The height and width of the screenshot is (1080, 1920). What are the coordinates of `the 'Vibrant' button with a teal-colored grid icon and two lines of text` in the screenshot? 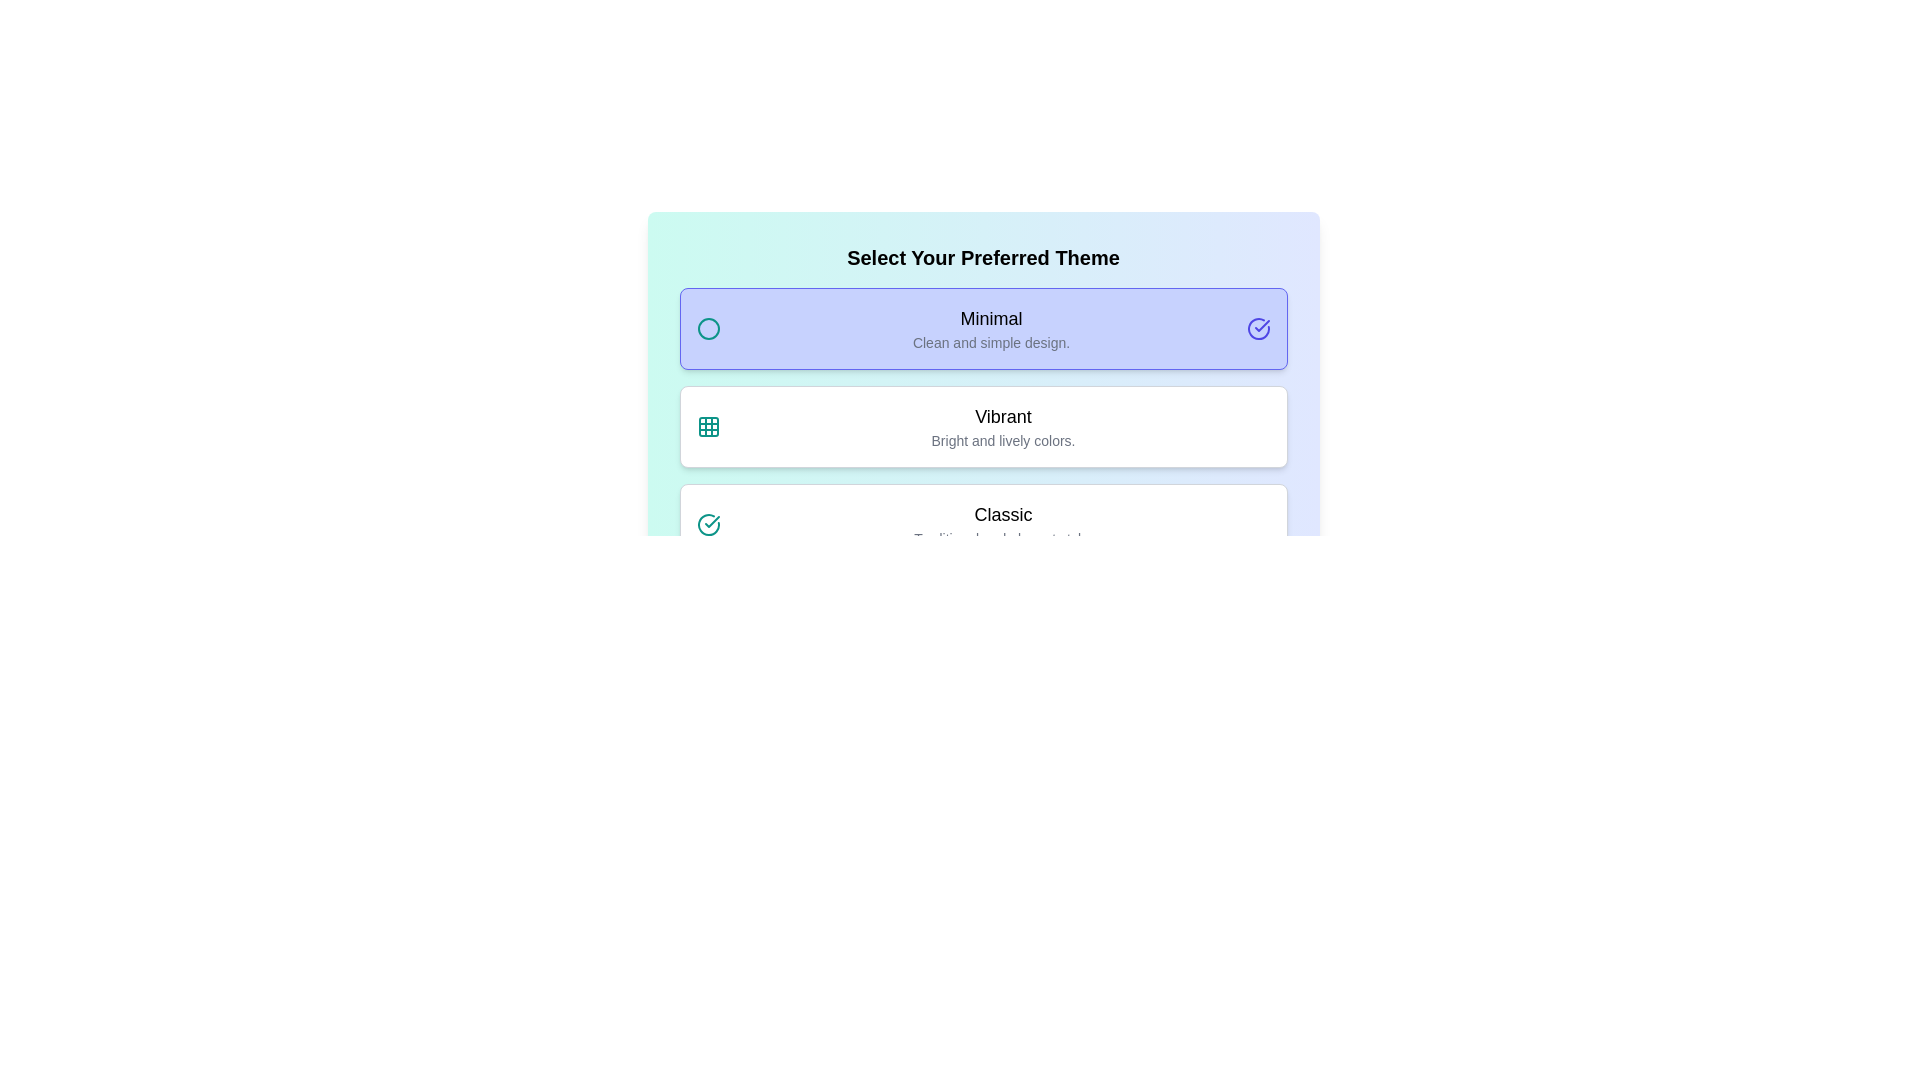 It's located at (983, 426).